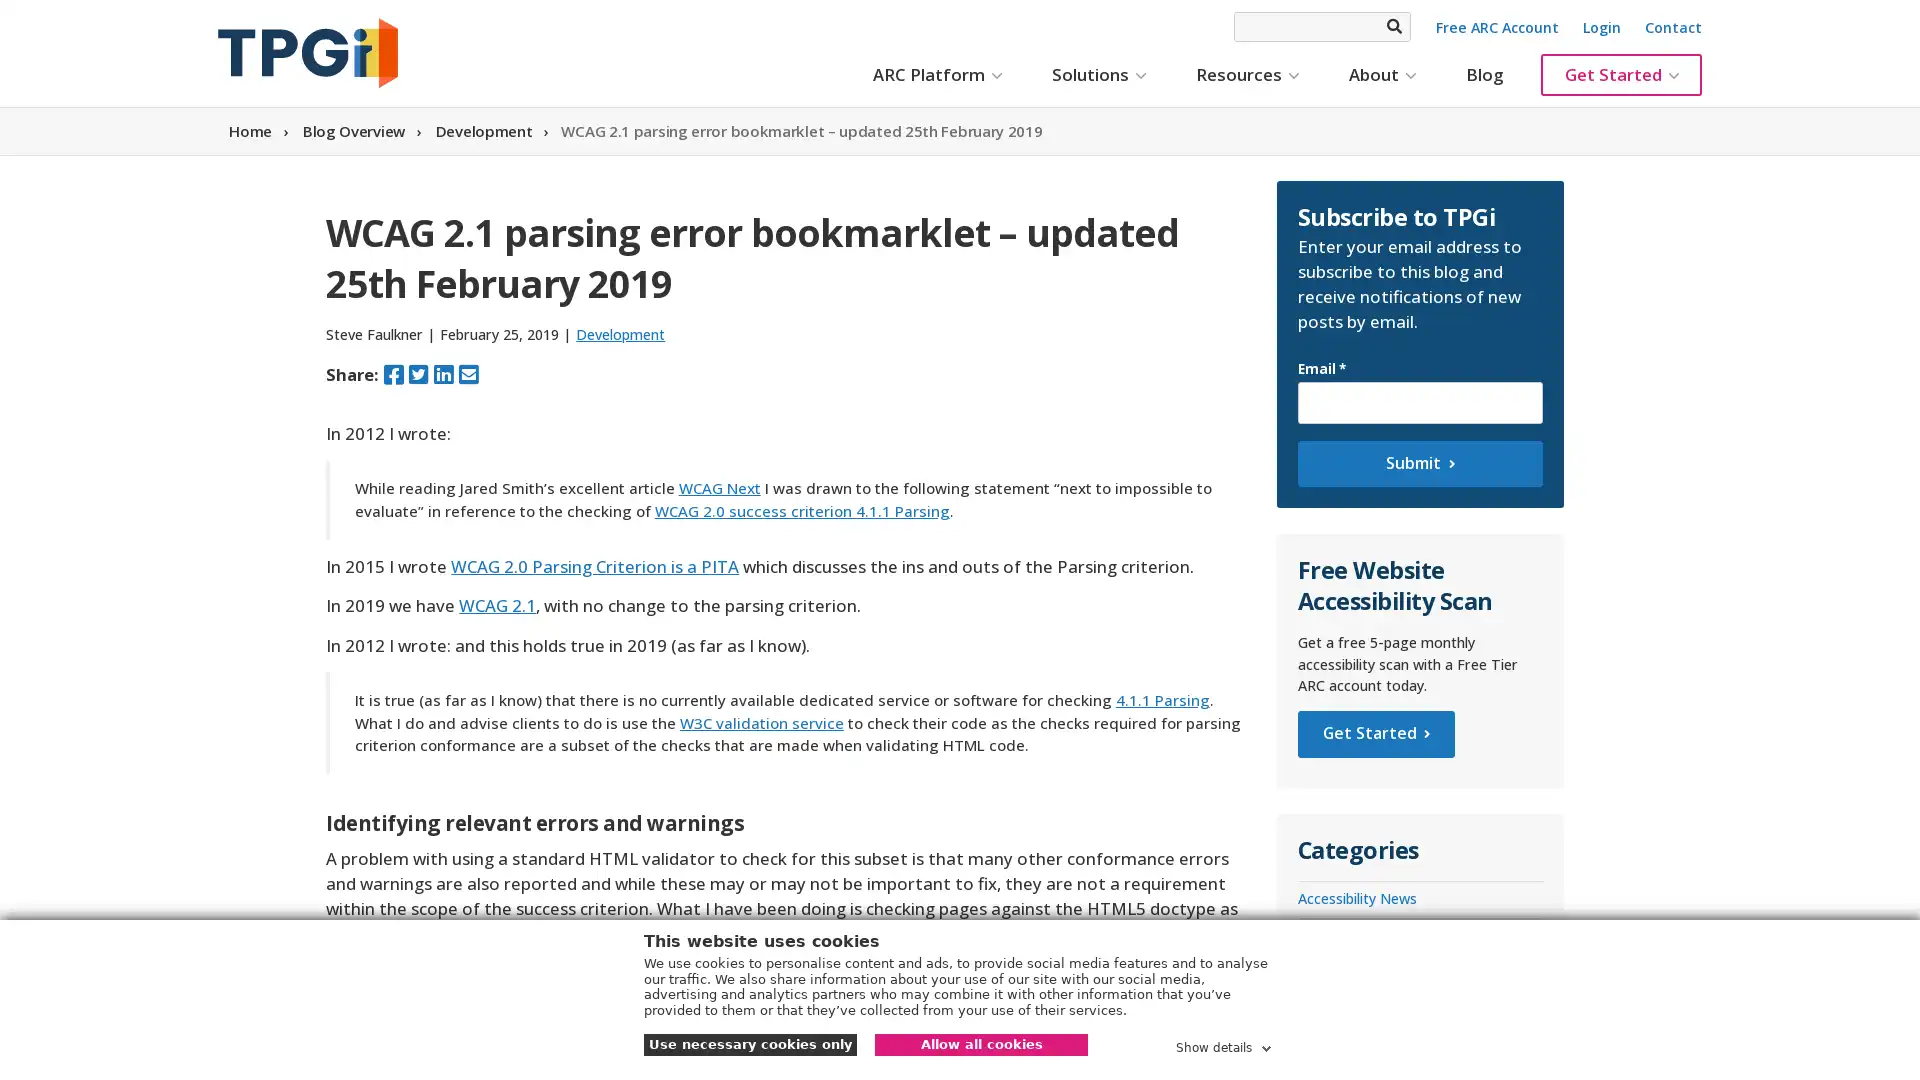 The image size is (1920, 1080). Describe the element at coordinates (1418, 463) in the screenshot. I see `Submit` at that location.